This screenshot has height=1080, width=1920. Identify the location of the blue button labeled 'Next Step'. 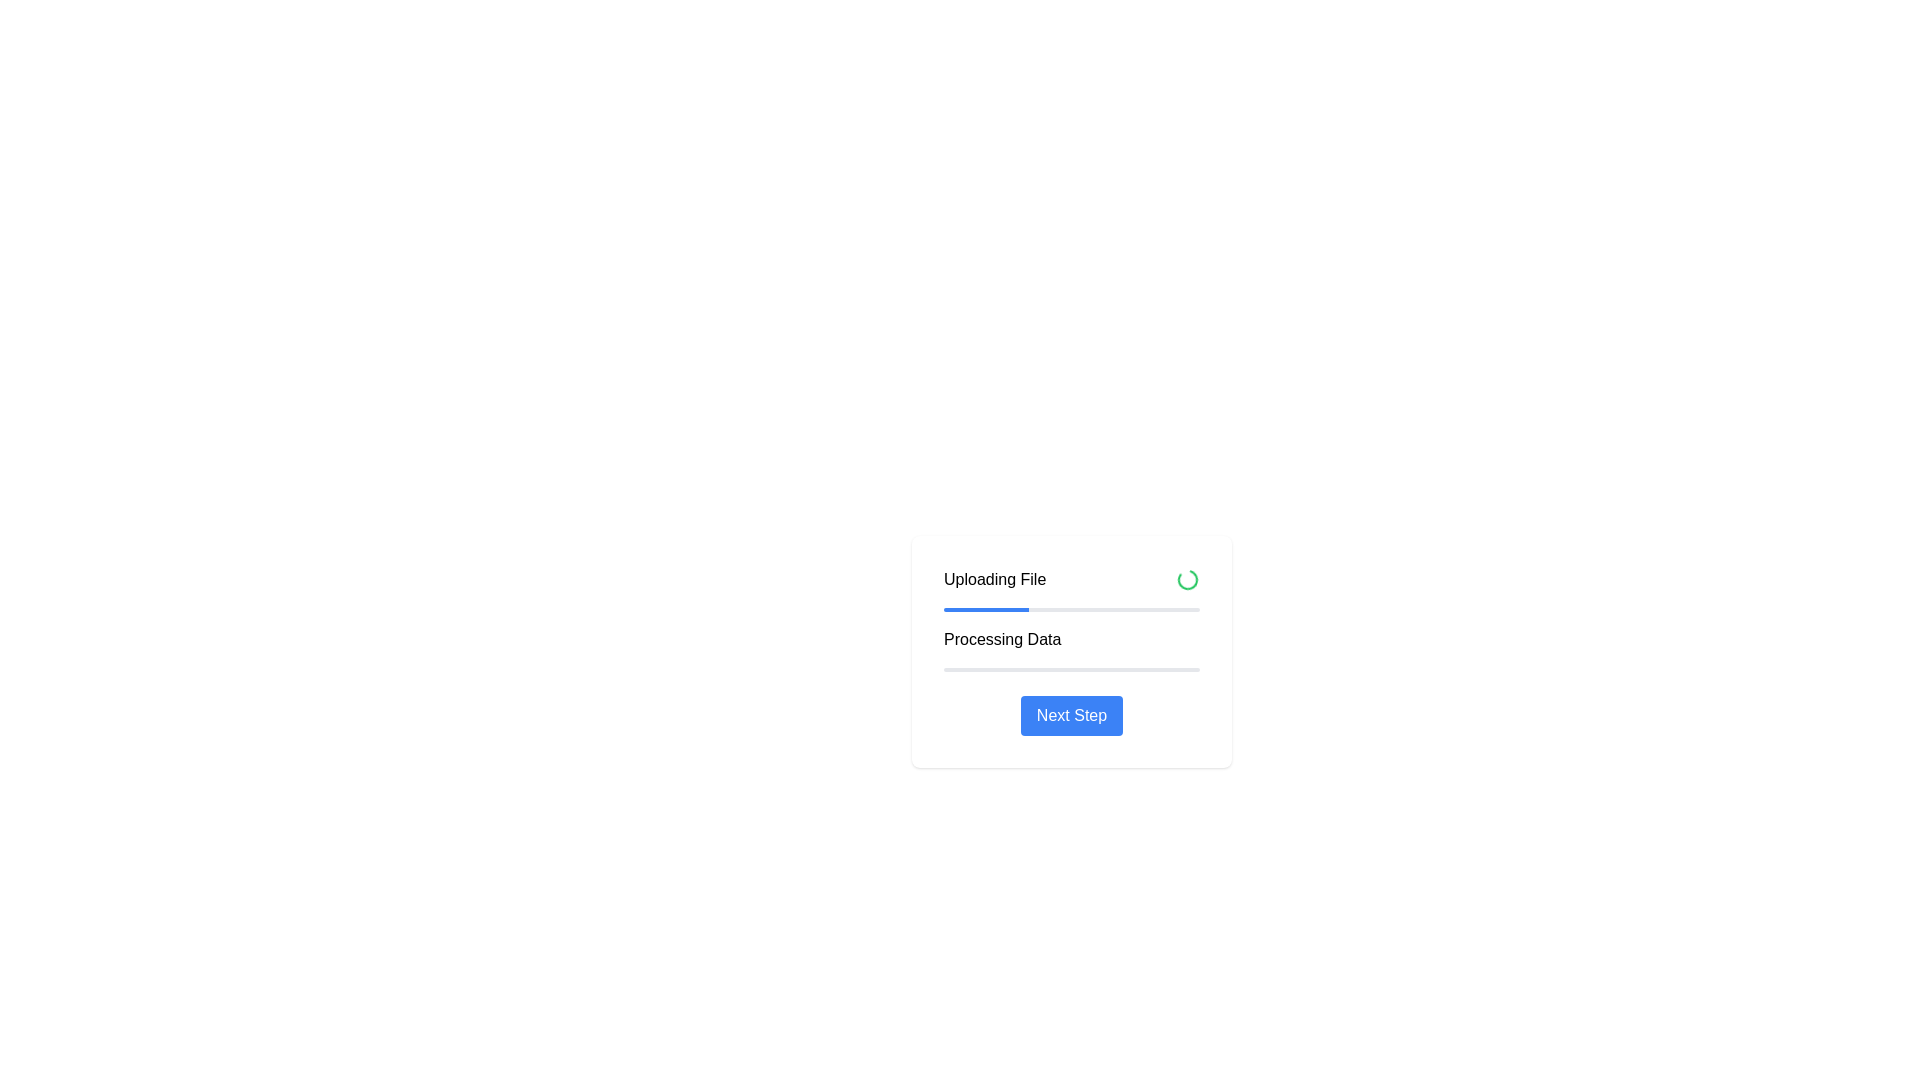
(1070, 715).